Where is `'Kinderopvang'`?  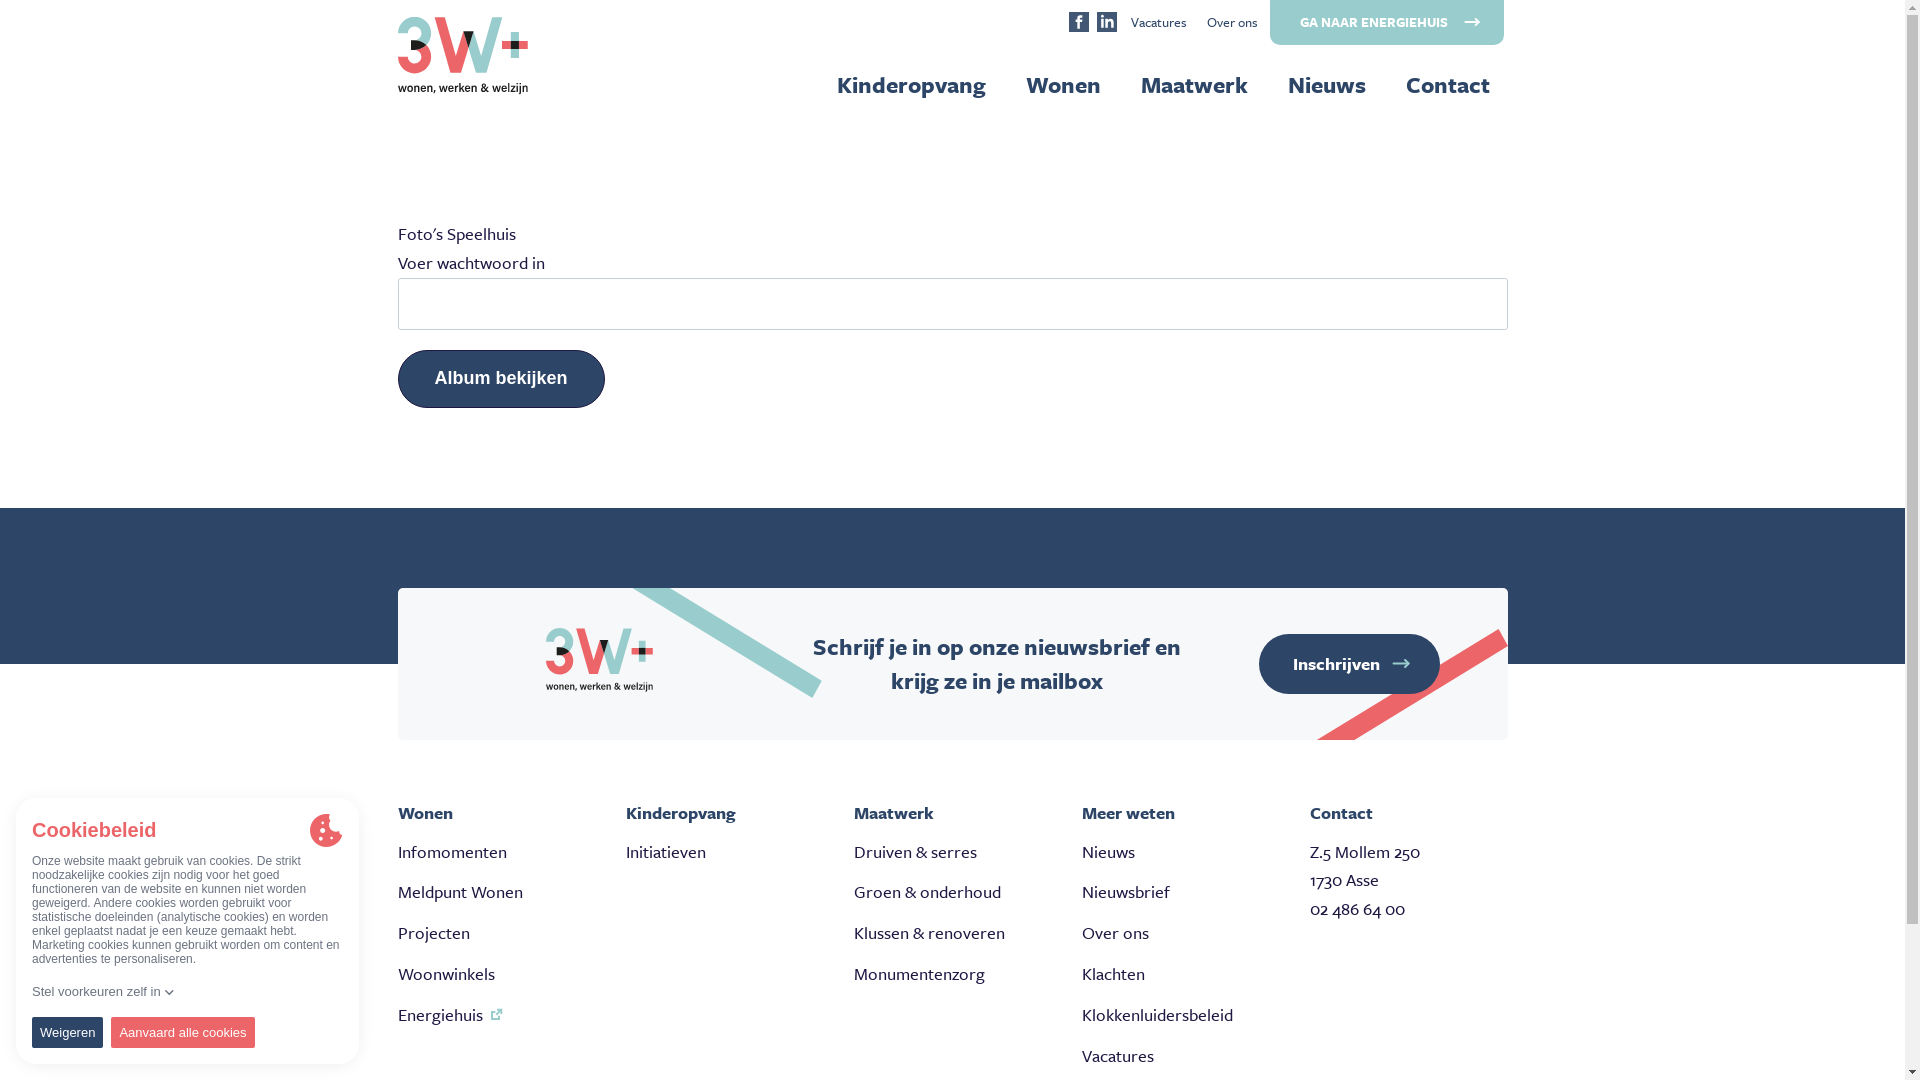 'Kinderopvang' is located at coordinates (909, 83).